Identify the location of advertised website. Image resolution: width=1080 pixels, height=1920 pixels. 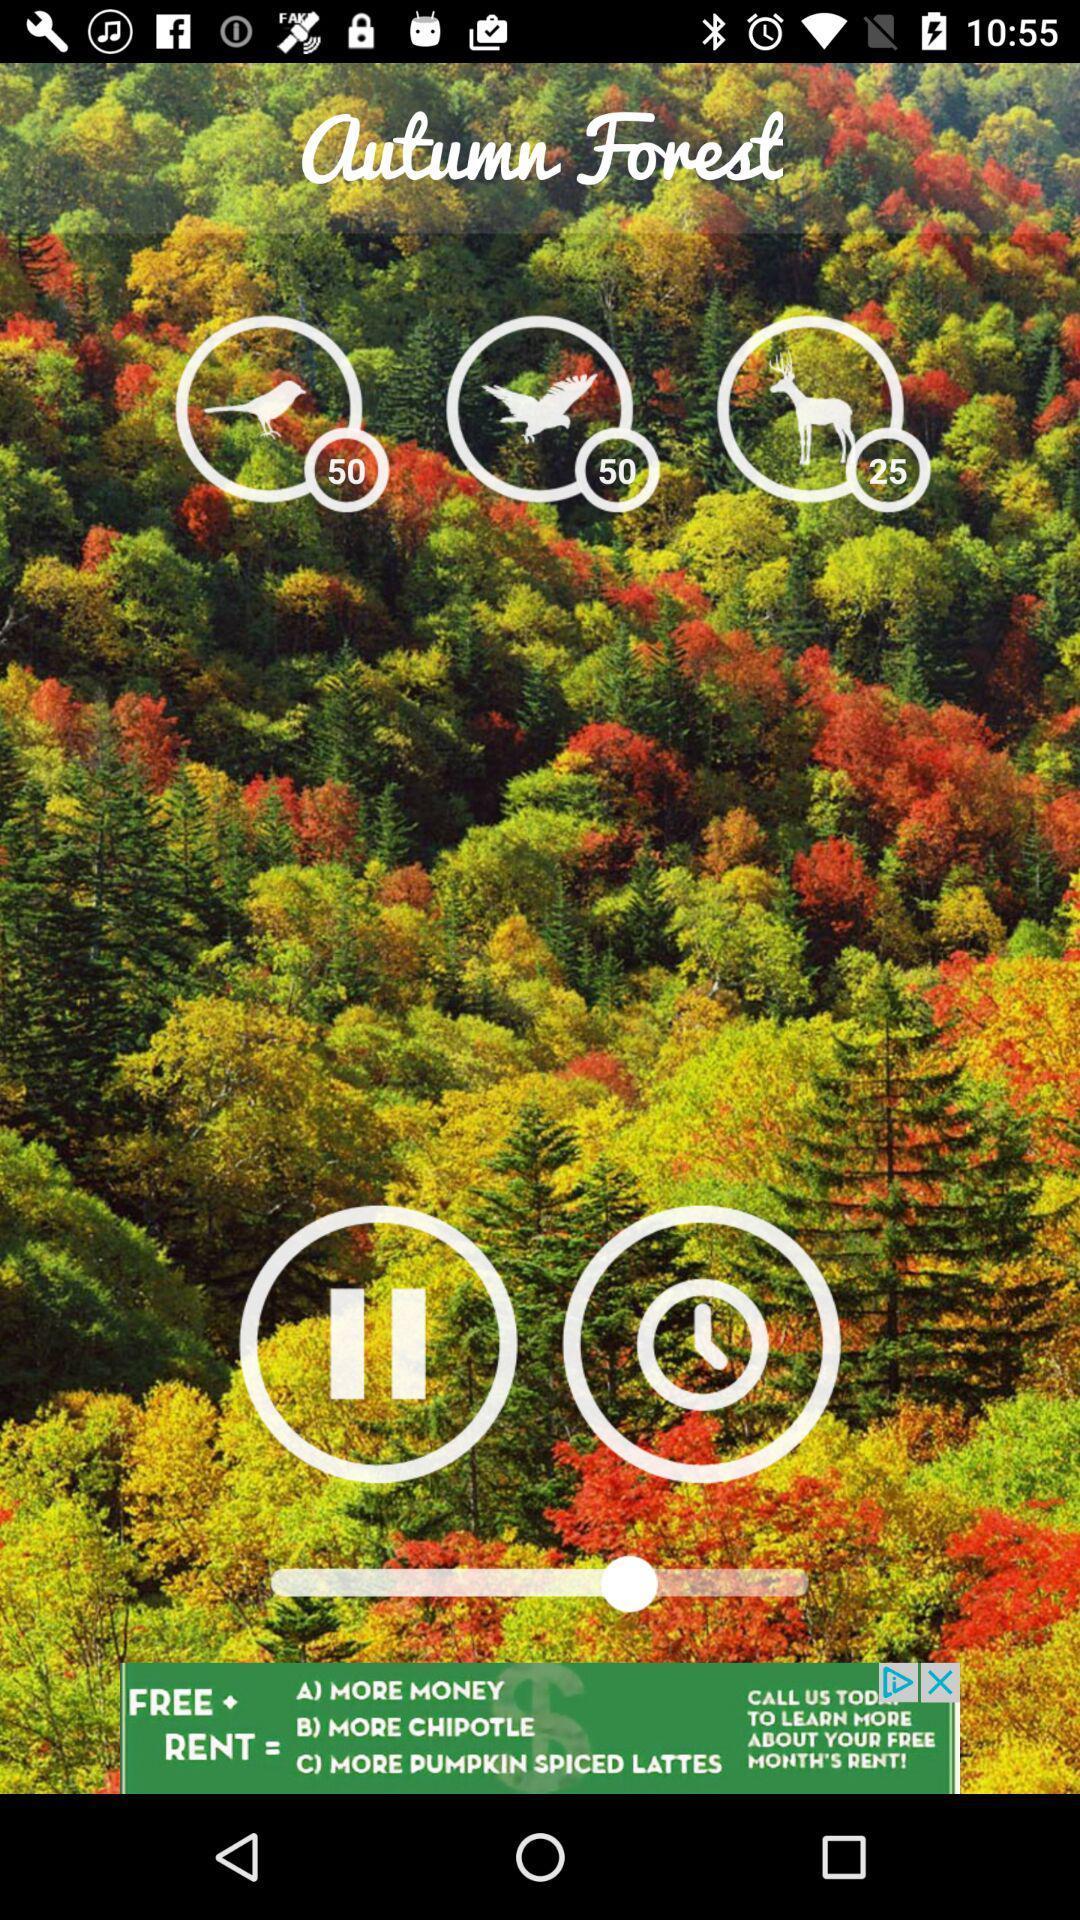
(540, 1727).